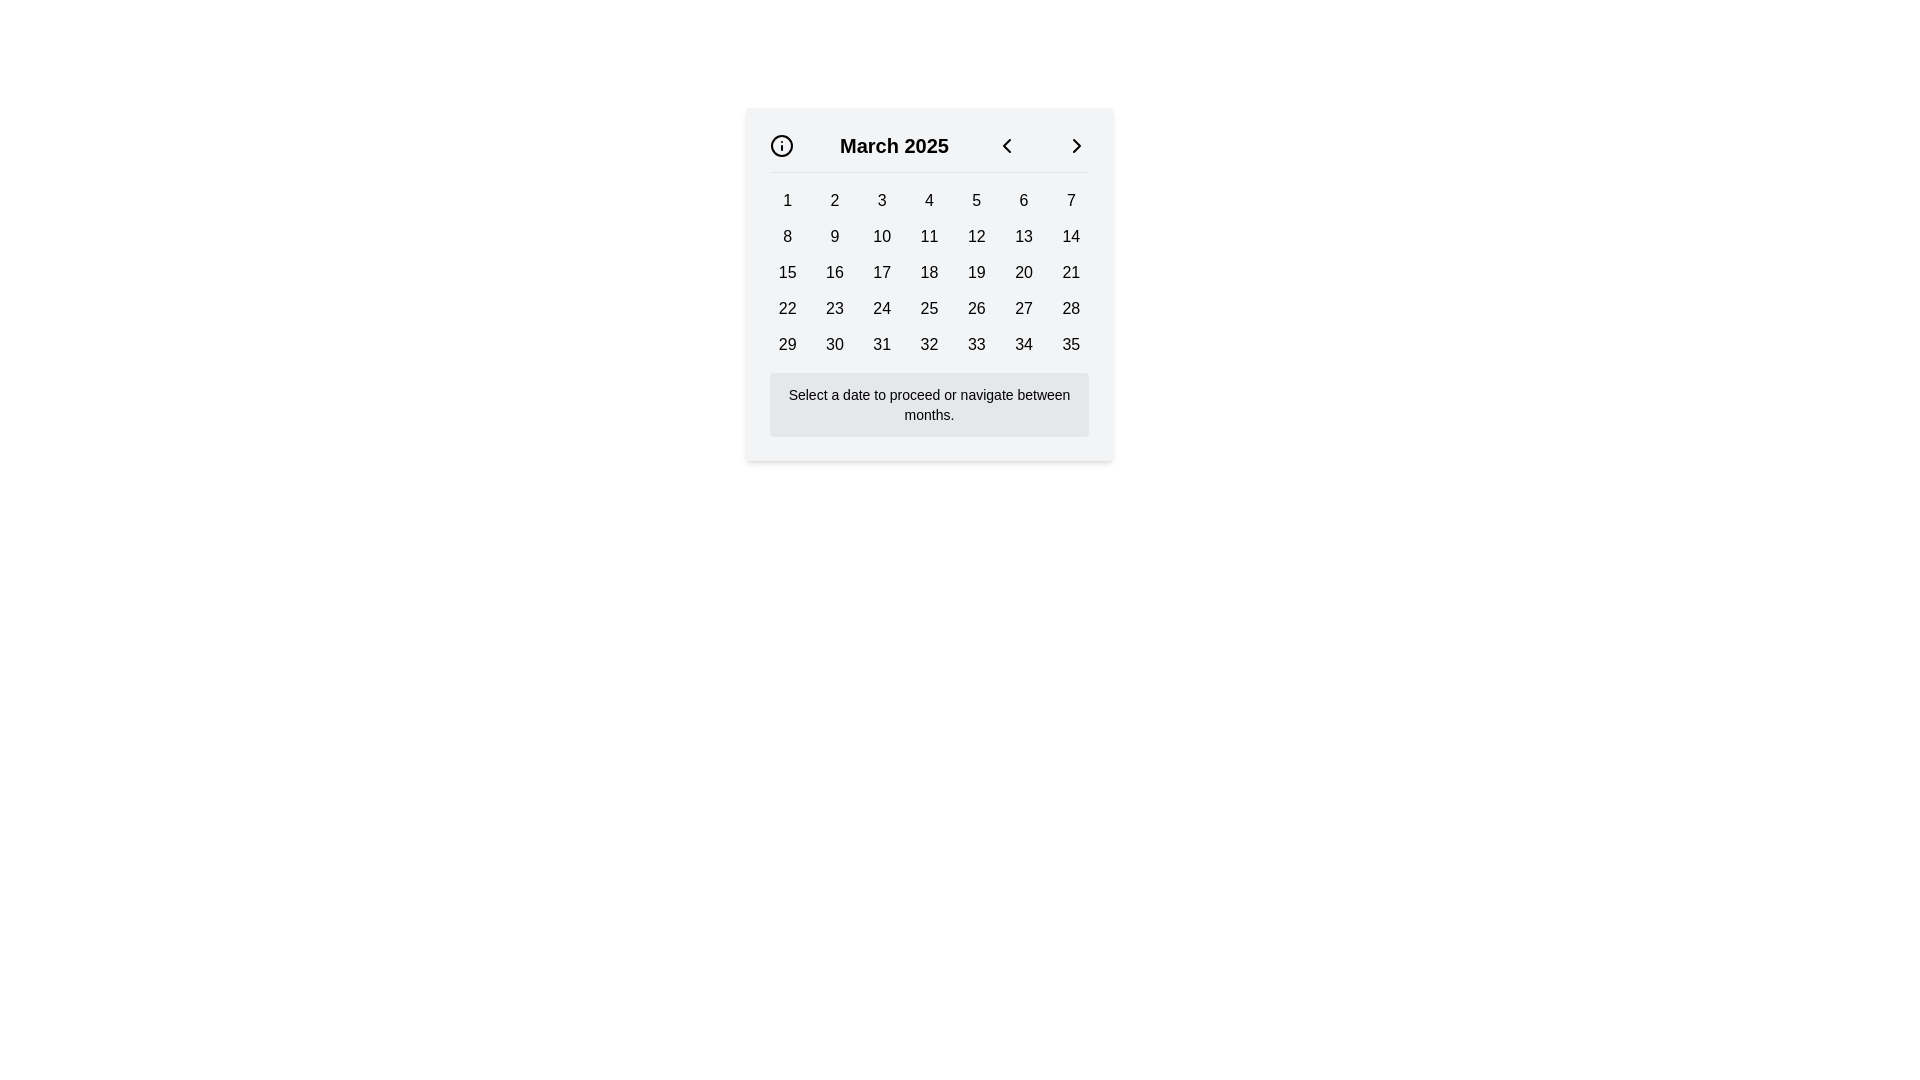 The height and width of the screenshot is (1080, 1920). Describe the element at coordinates (976, 308) in the screenshot. I see `the button labeled '26'` at that location.